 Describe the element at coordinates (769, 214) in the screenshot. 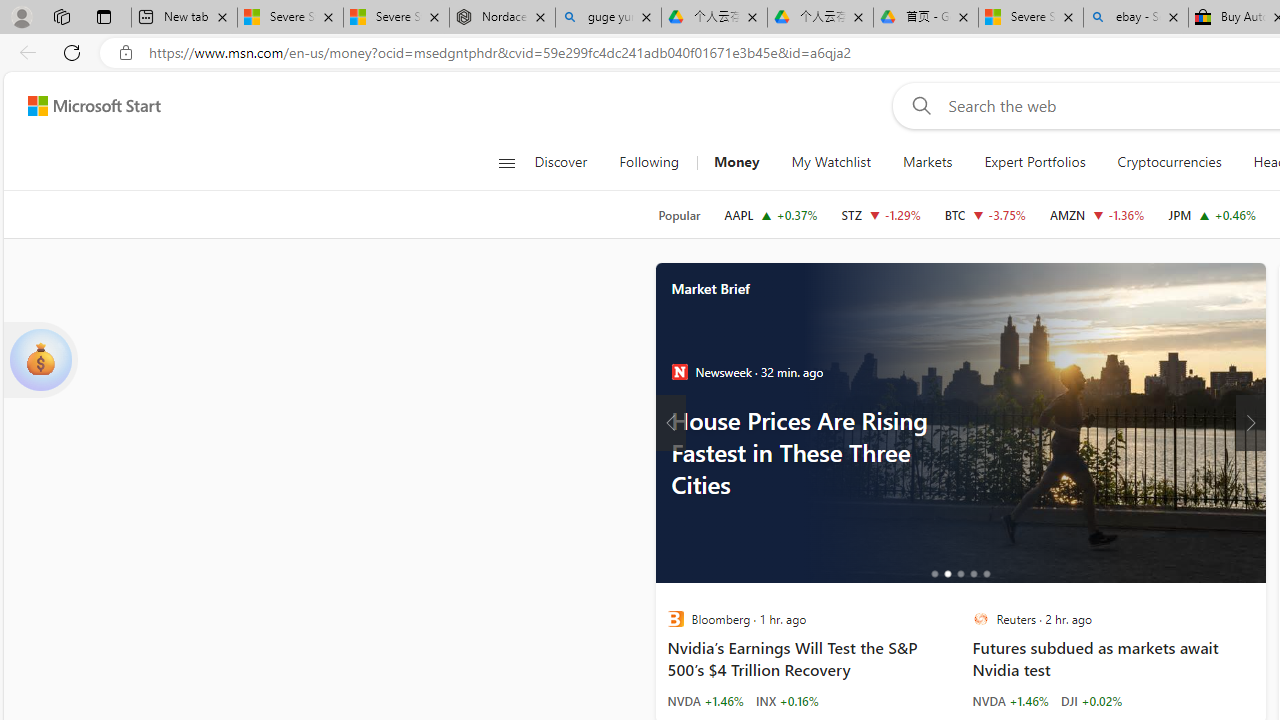

I see `'AAPL APPLE INC. increase 228.03 +0.85 +0.37%'` at that location.